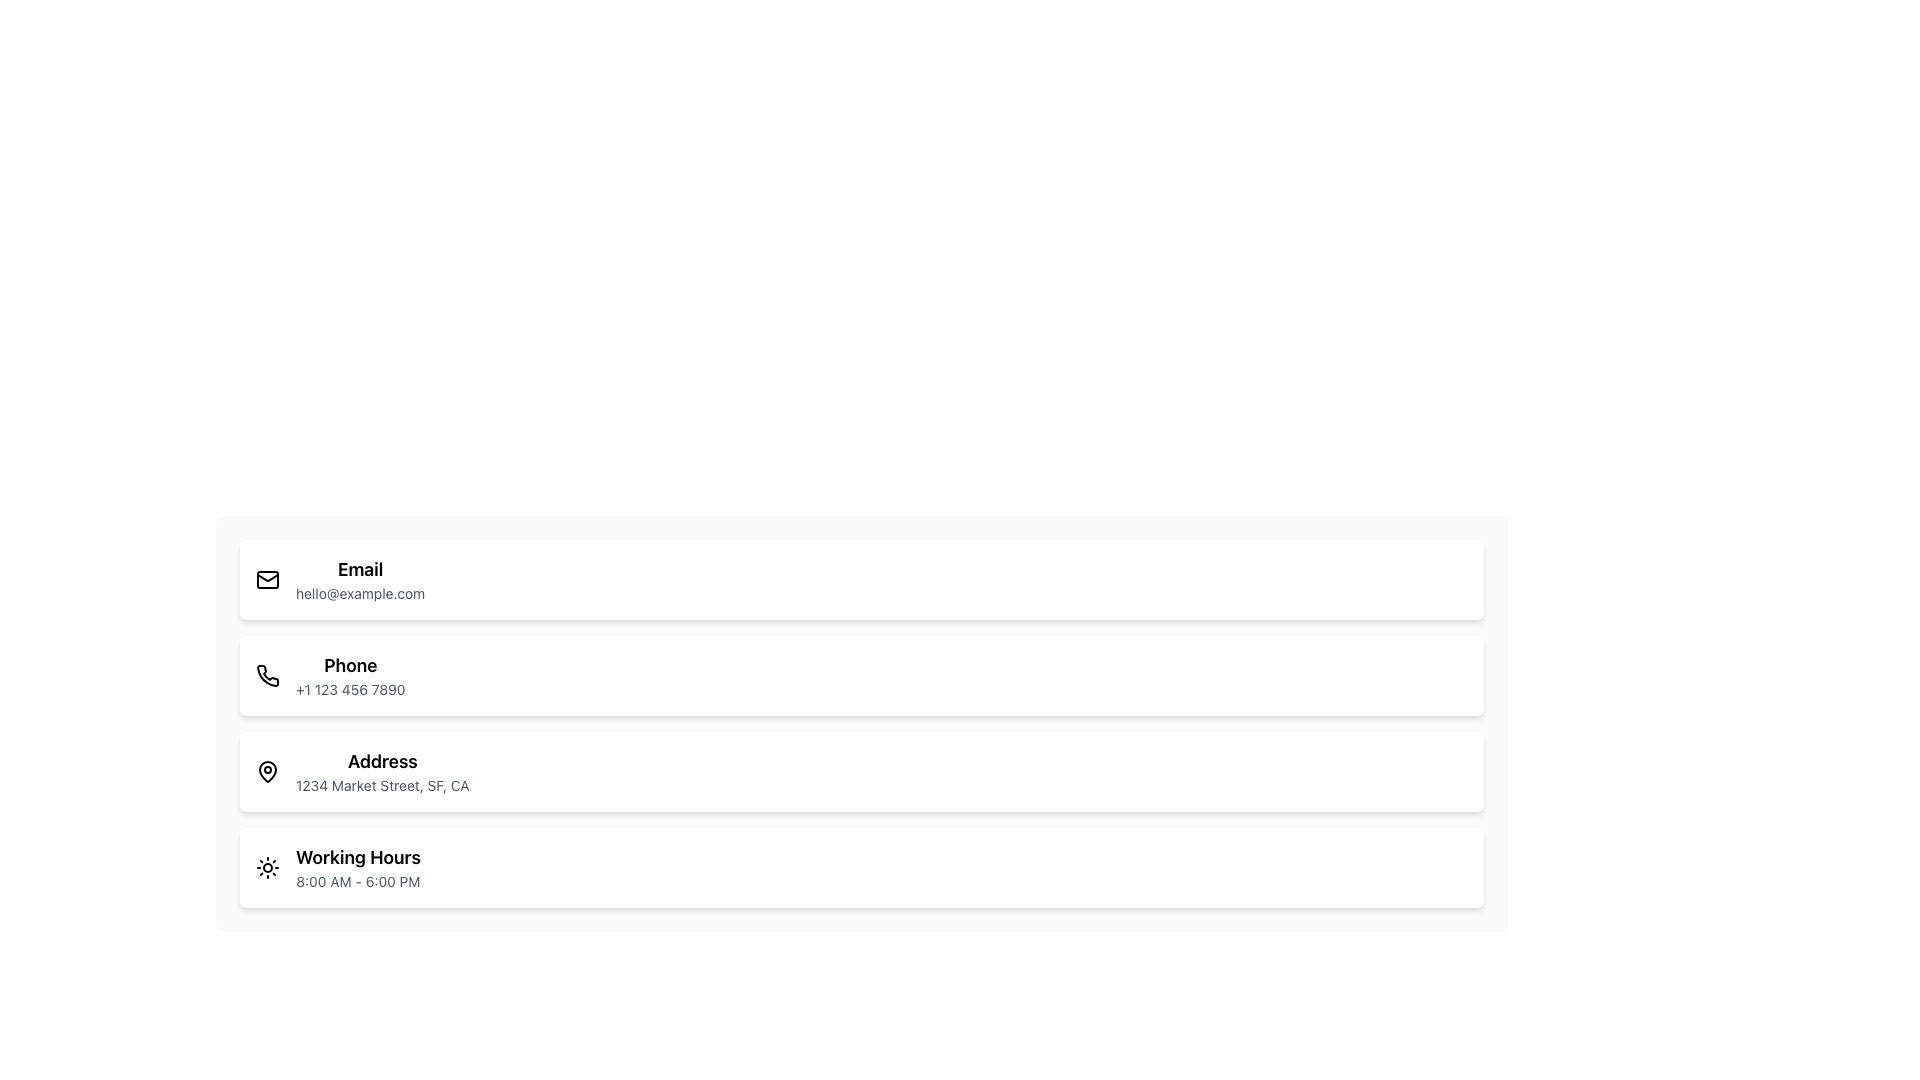 The height and width of the screenshot is (1080, 1920). What do you see at coordinates (267, 675) in the screenshot?
I see `the phone icon, which is a stylized black outline on a white background, located in the second card from the top of a vertically stacked list, to the left of the label 'Phone' and phone number '+1 123 456 7890'` at bounding box center [267, 675].